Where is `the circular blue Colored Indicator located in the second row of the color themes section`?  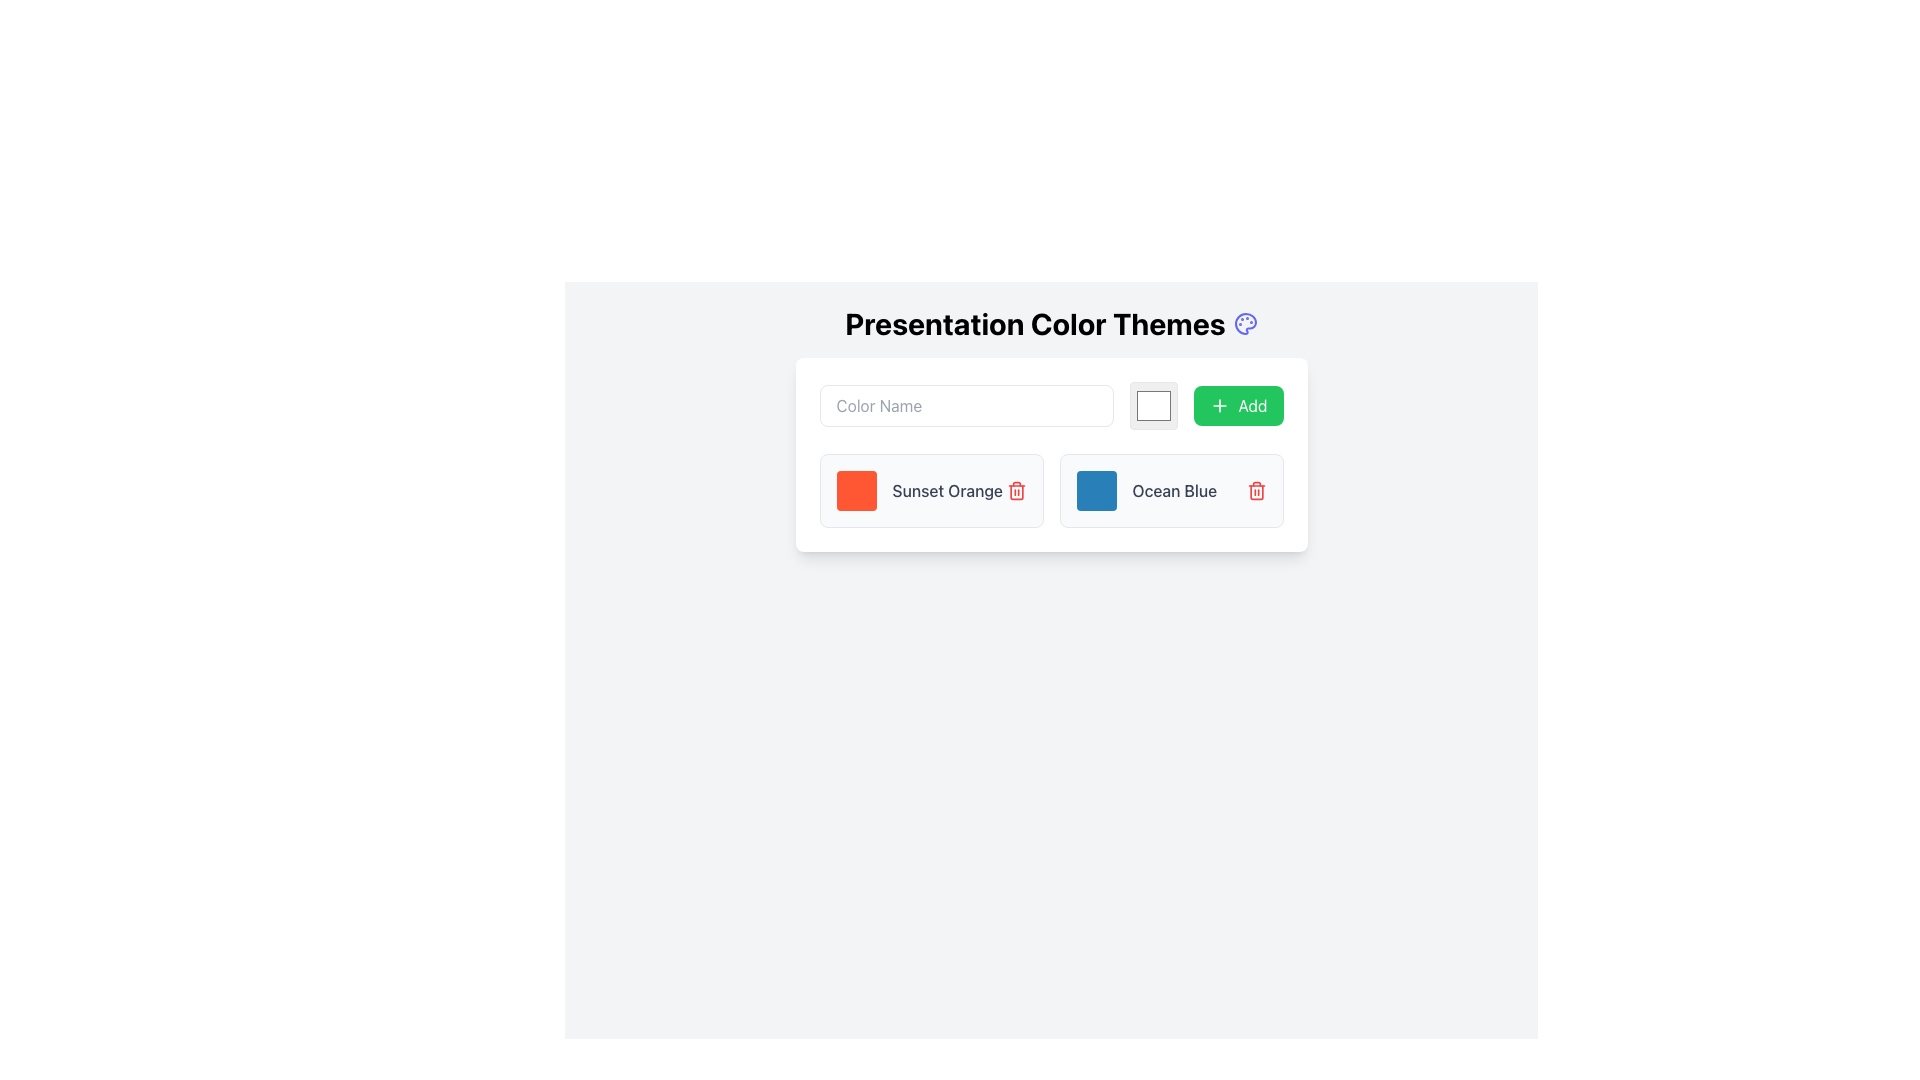 the circular blue Colored Indicator located in the second row of the color themes section is located at coordinates (1095, 490).